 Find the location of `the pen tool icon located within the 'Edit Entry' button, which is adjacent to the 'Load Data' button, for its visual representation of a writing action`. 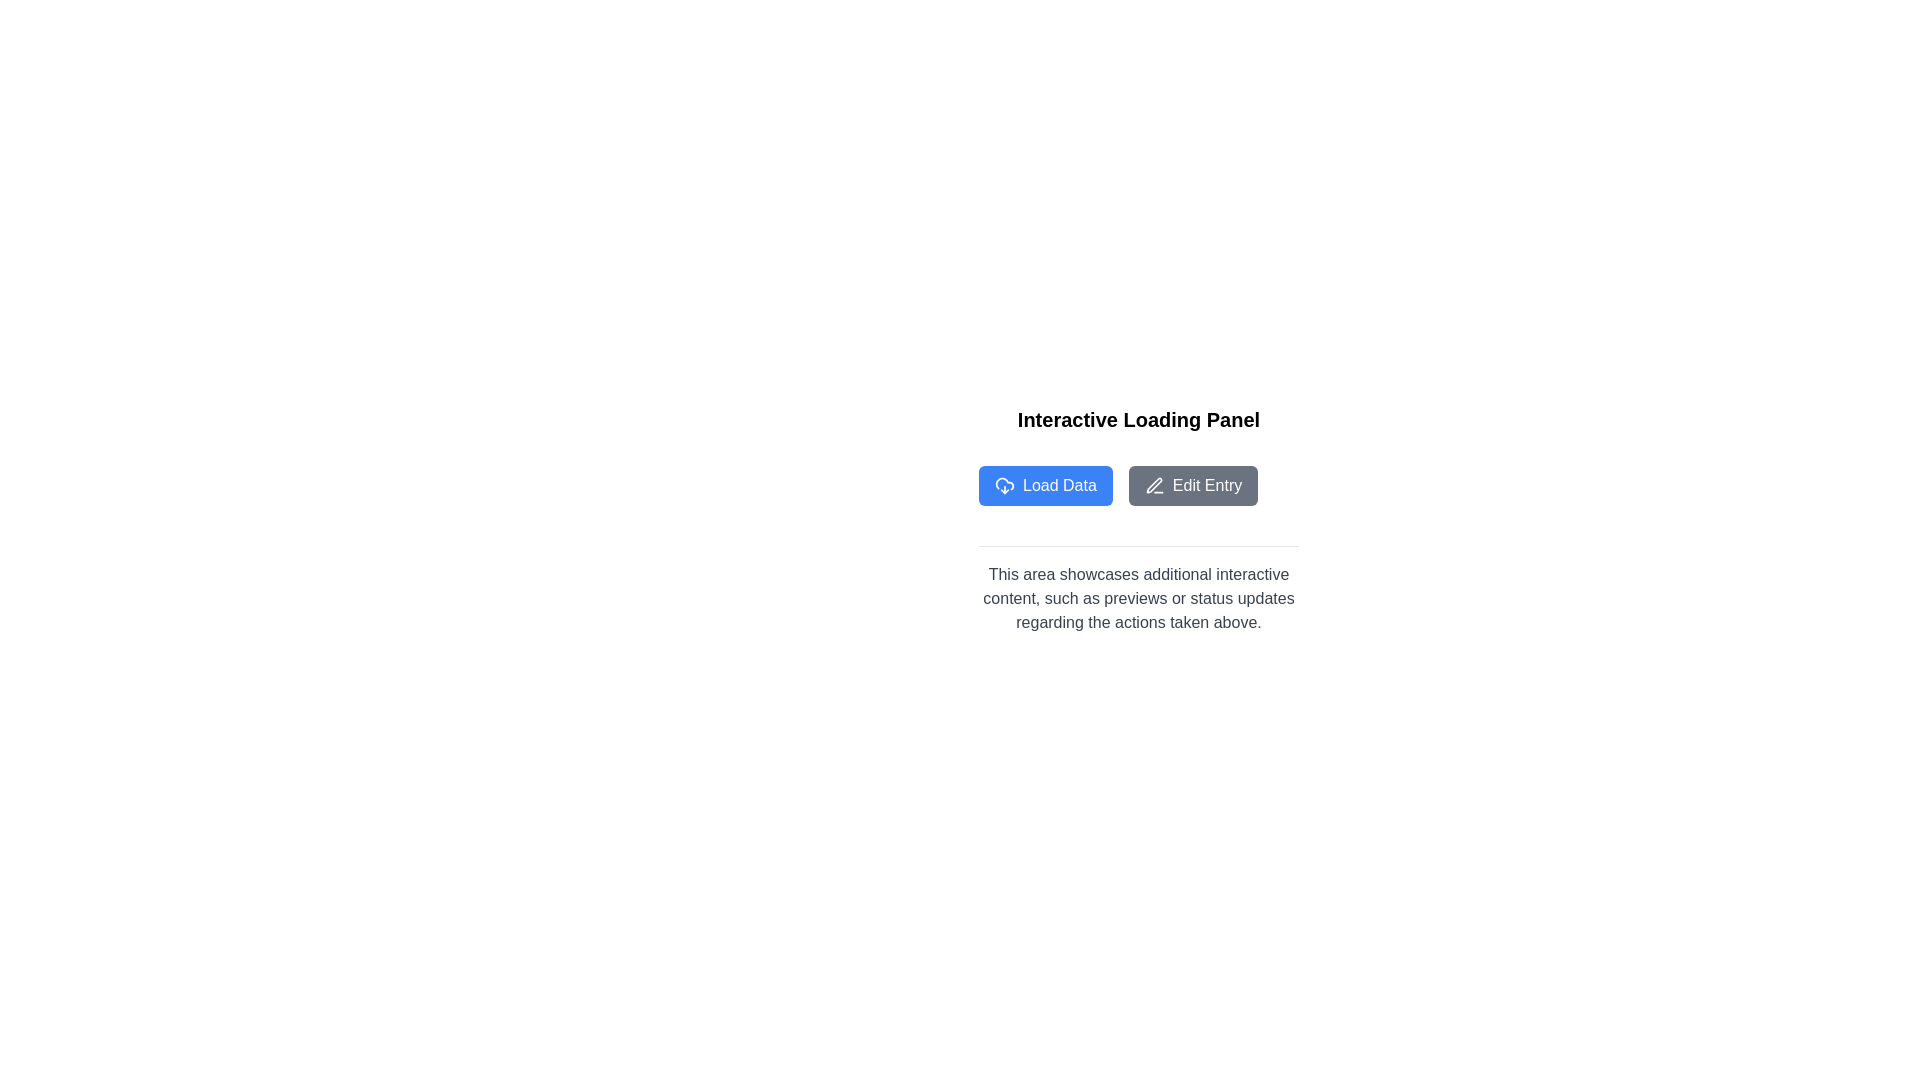

the pen tool icon located within the 'Edit Entry' button, which is adjacent to the 'Load Data' button, for its visual representation of a writing action is located at coordinates (1154, 486).